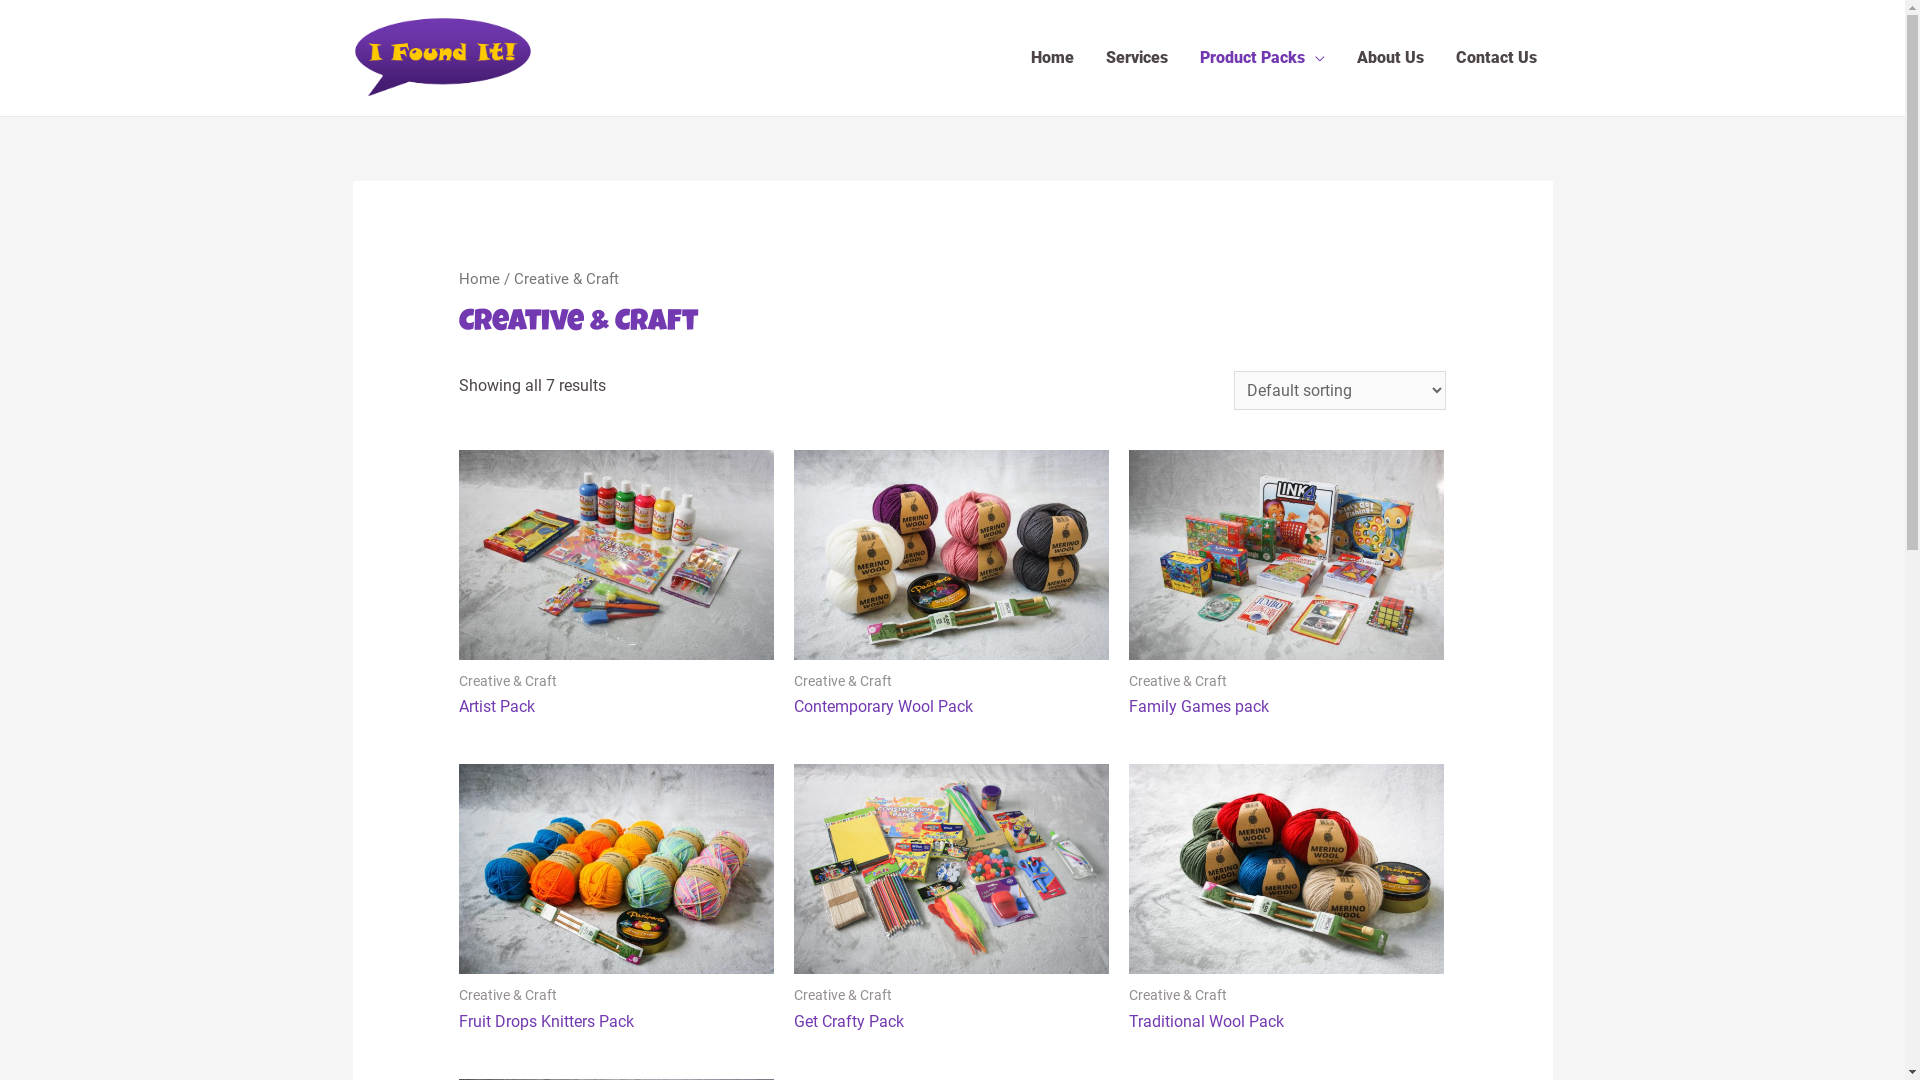 This screenshot has width=1920, height=1080. I want to click on 'Services', so click(1137, 56).